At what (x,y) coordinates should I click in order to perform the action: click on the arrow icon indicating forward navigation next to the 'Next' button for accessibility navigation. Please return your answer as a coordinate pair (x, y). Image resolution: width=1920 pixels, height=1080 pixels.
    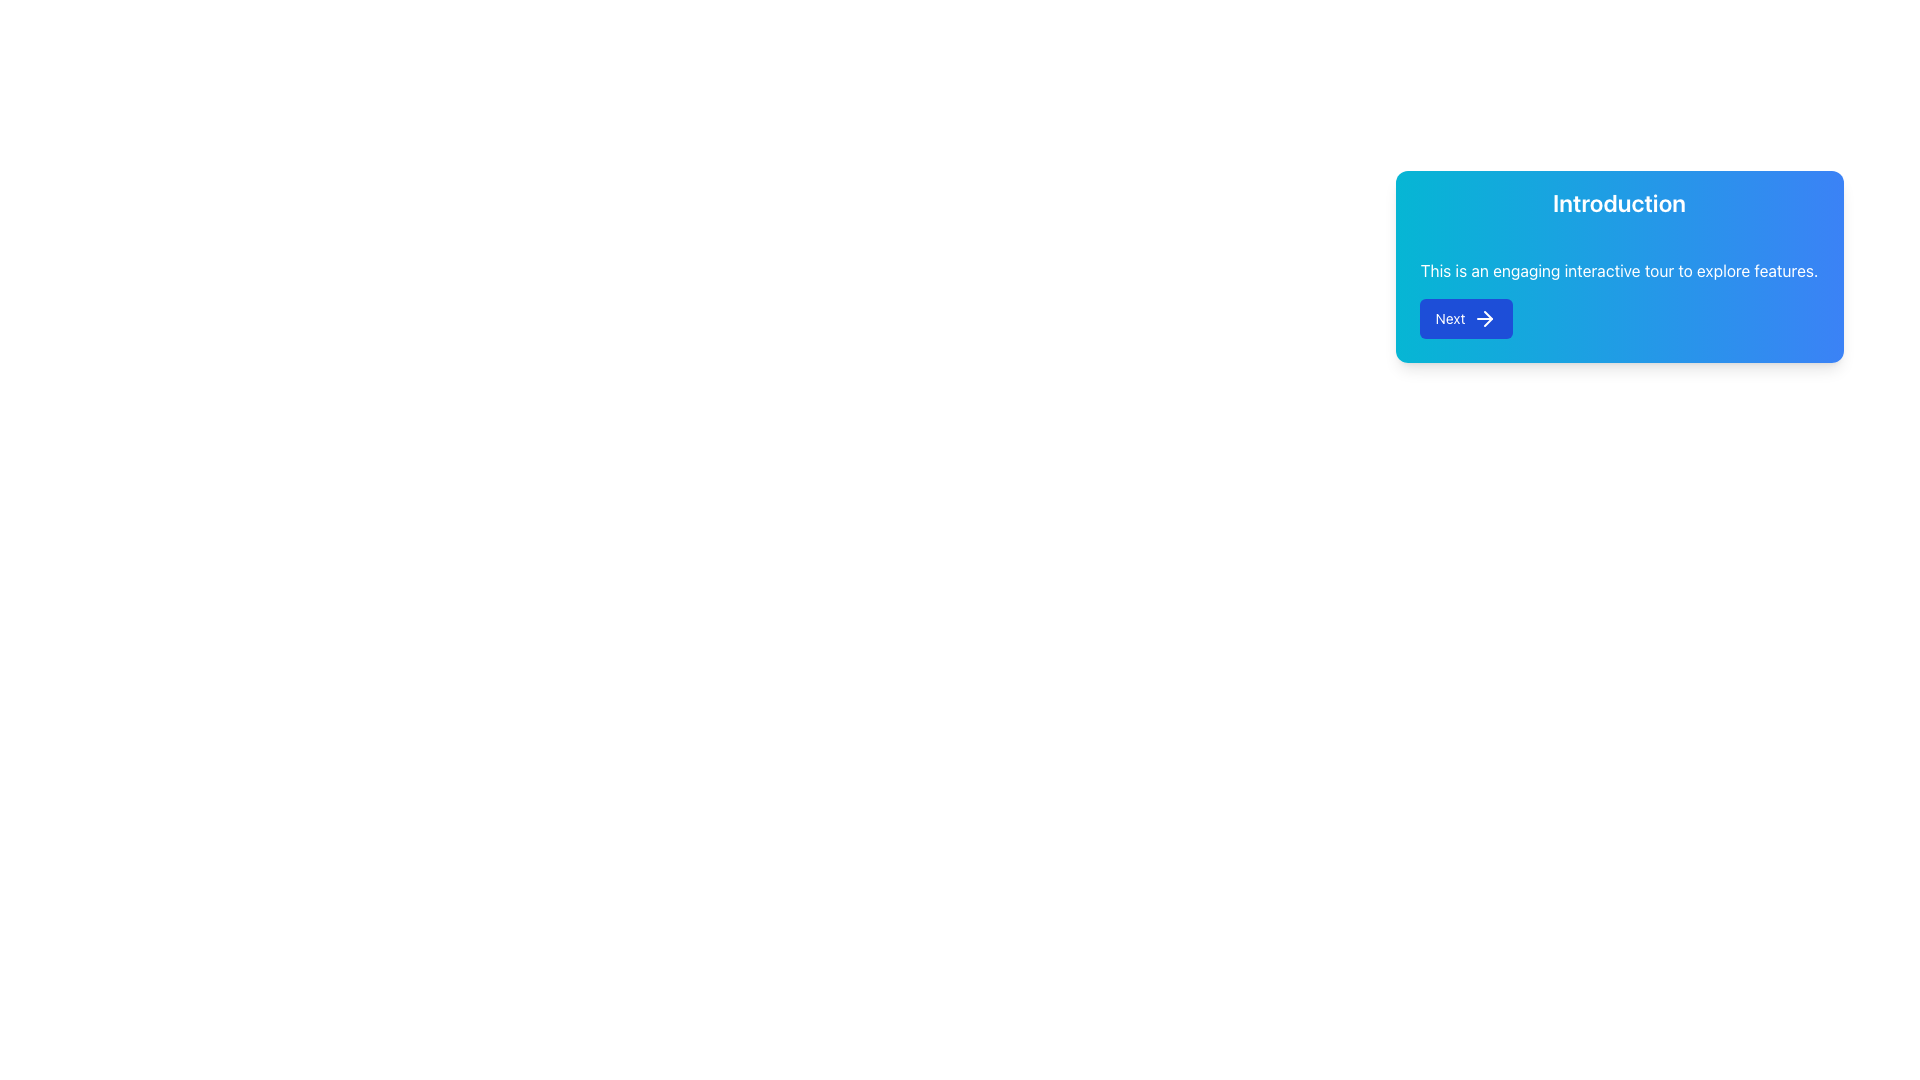
    Looking at the image, I should click on (1485, 318).